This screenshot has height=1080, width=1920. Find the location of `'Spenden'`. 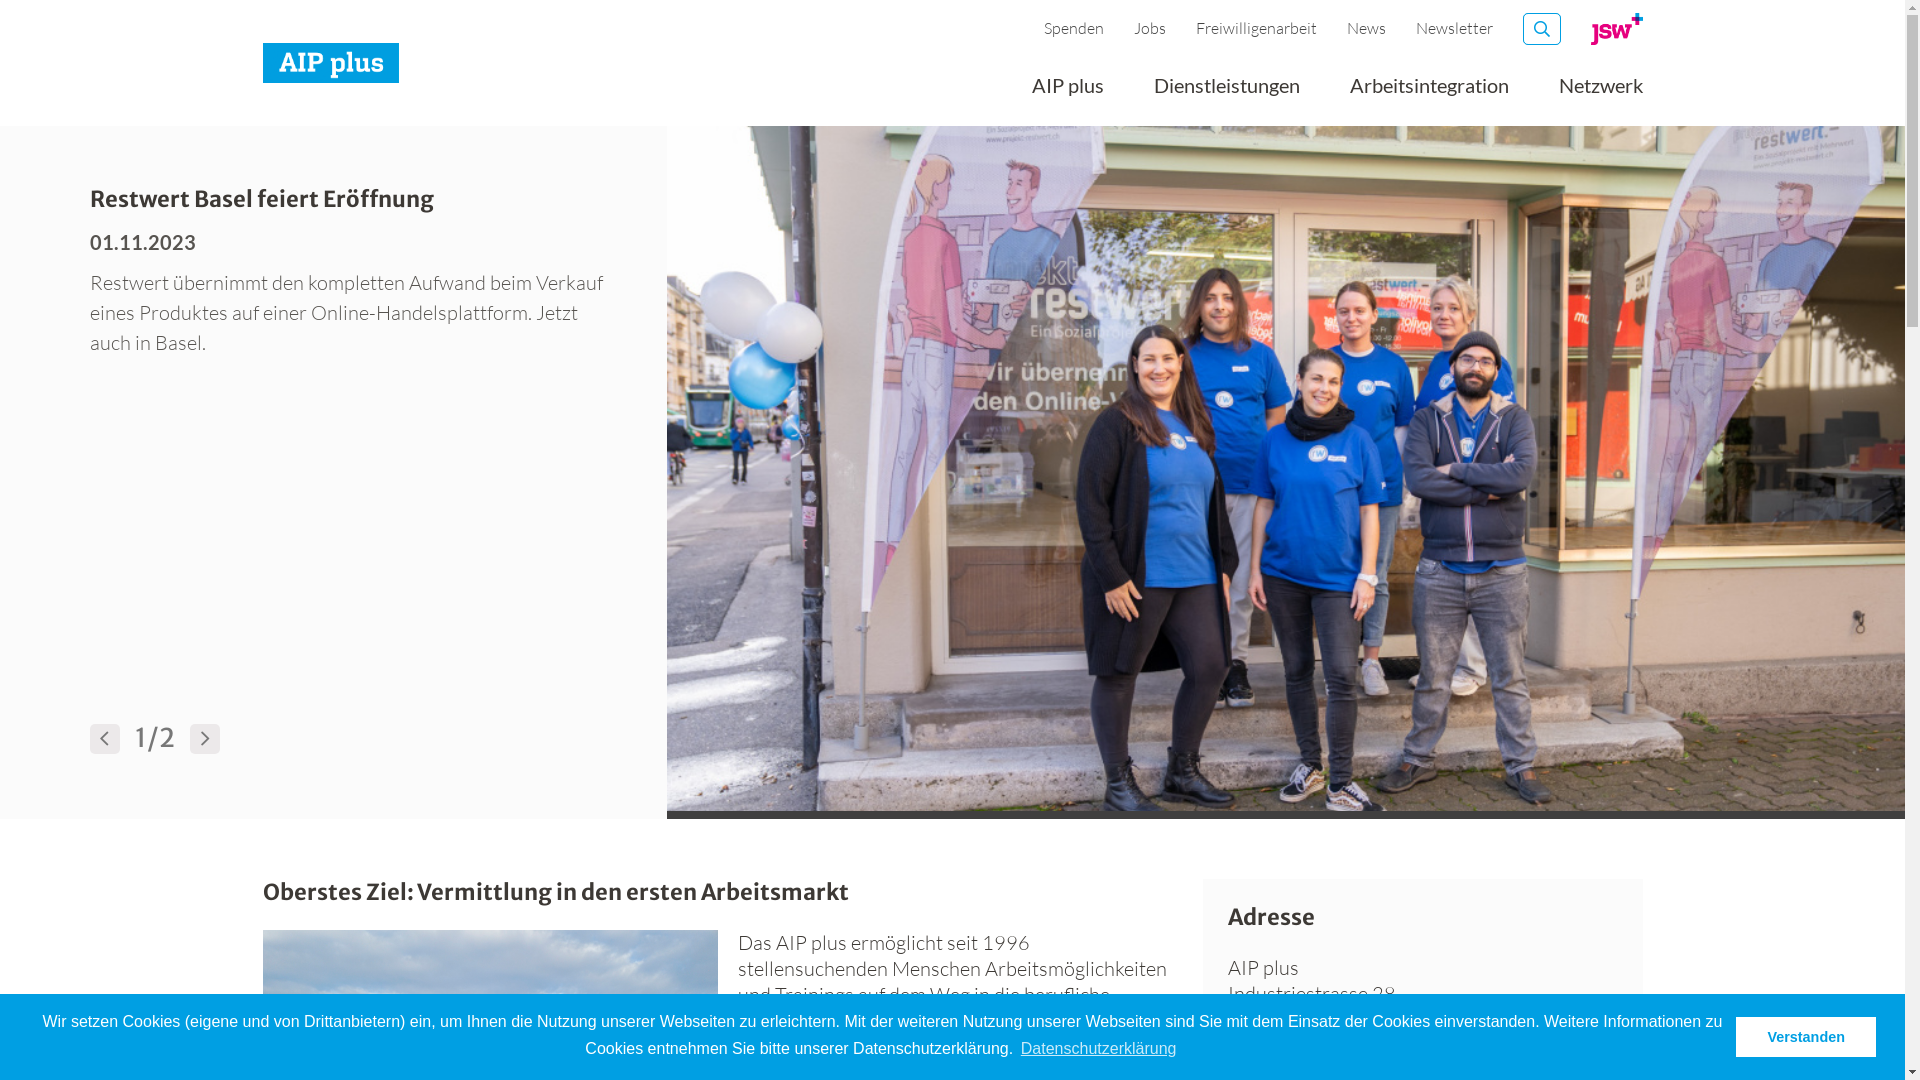

'Spenden' is located at coordinates (1073, 27).